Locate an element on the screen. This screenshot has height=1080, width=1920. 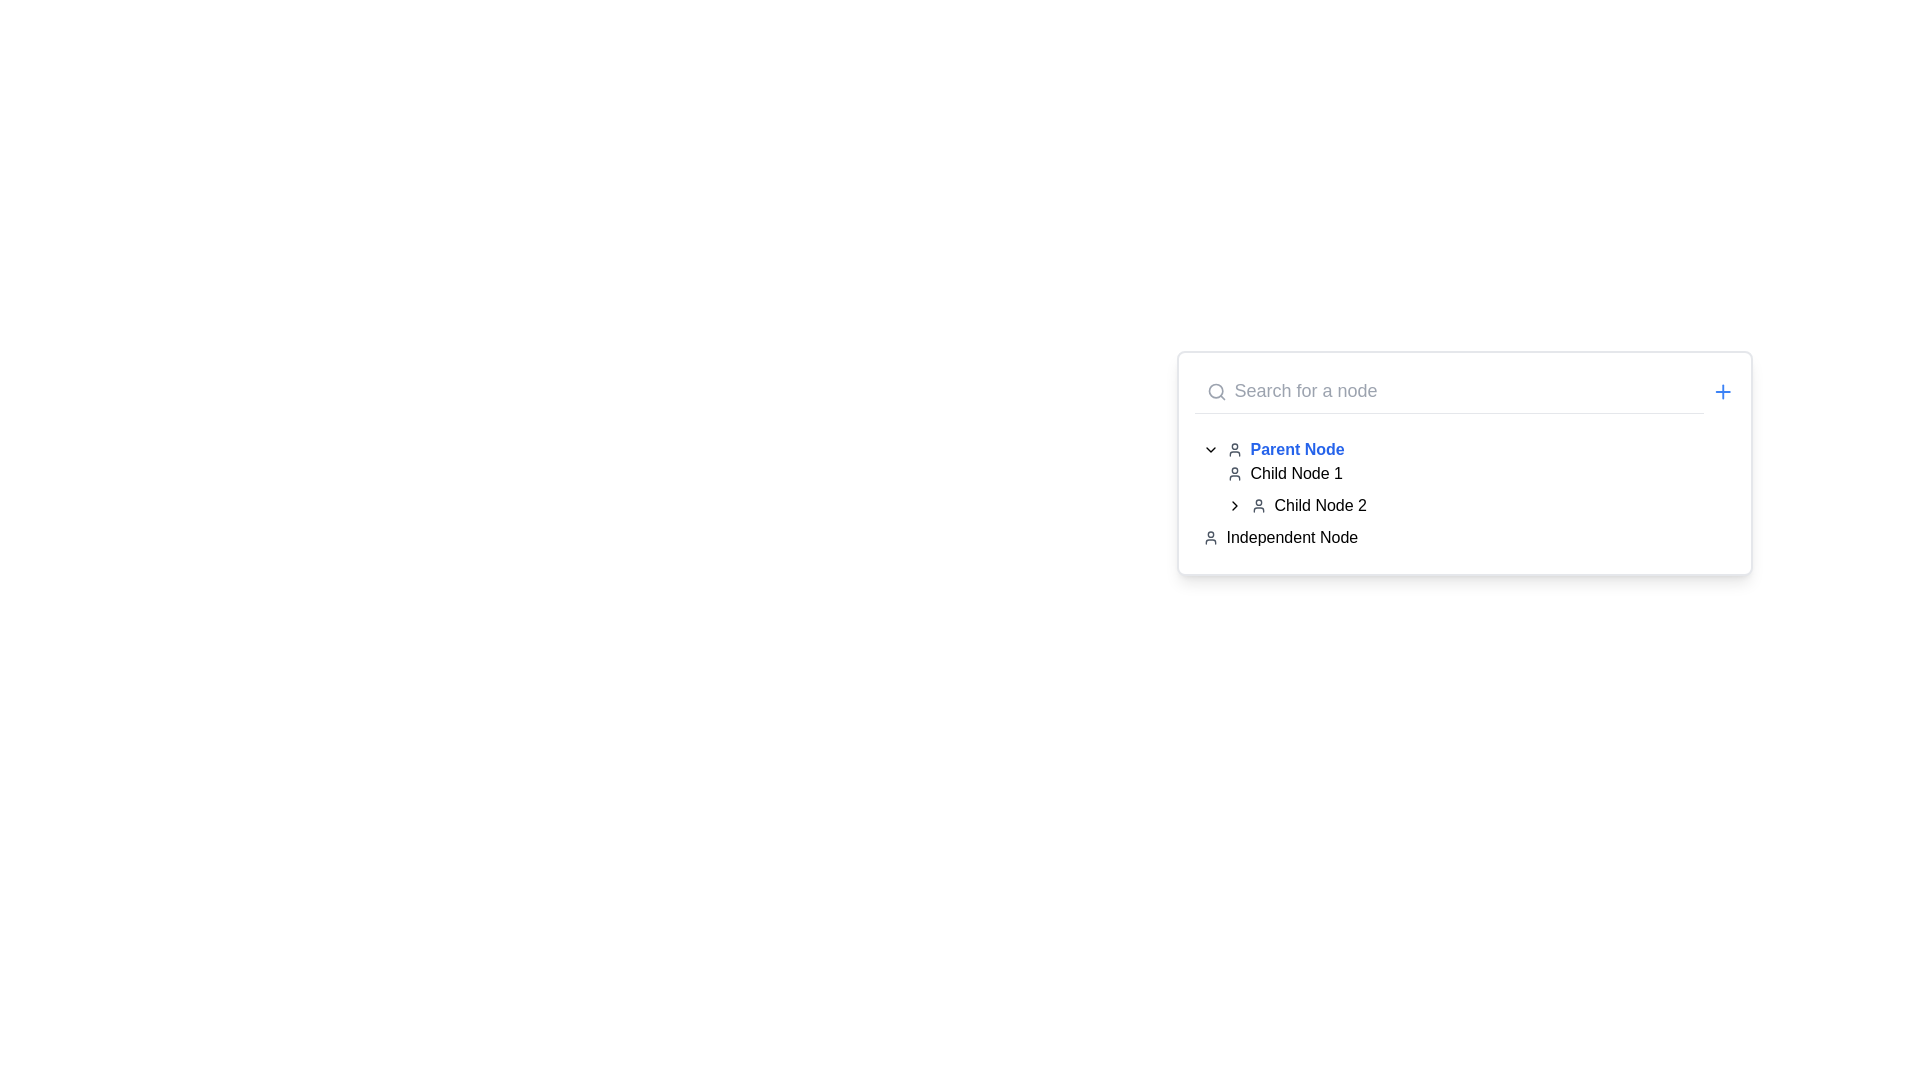
the user profile icon, which is a minimalistic figure with a circular head and a semi-elliptical body outline is located at coordinates (1233, 450).